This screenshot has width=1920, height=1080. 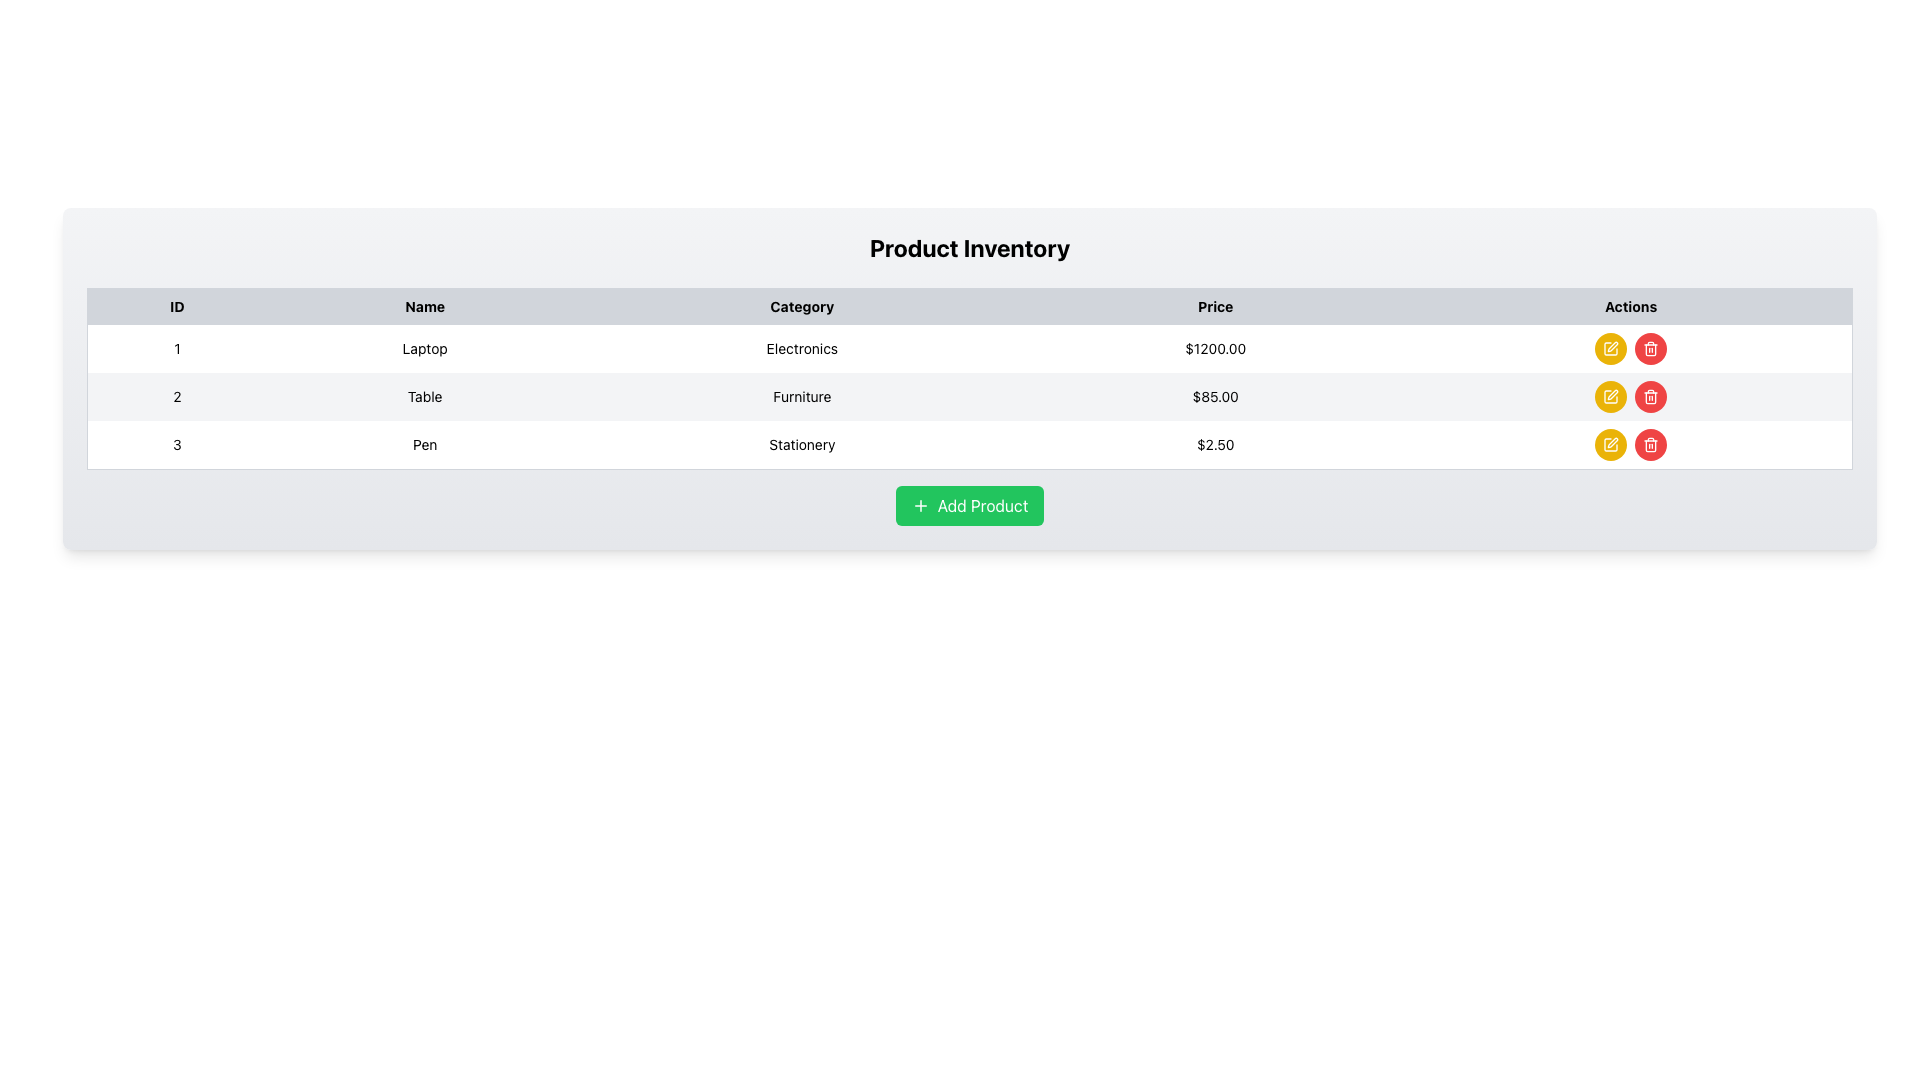 What do you see at coordinates (1631, 347) in the screenshot?
I see `the yellow circular button with an edit icon in the actions column for the 'Laptop' entry` at bounding box center [1631, 347].